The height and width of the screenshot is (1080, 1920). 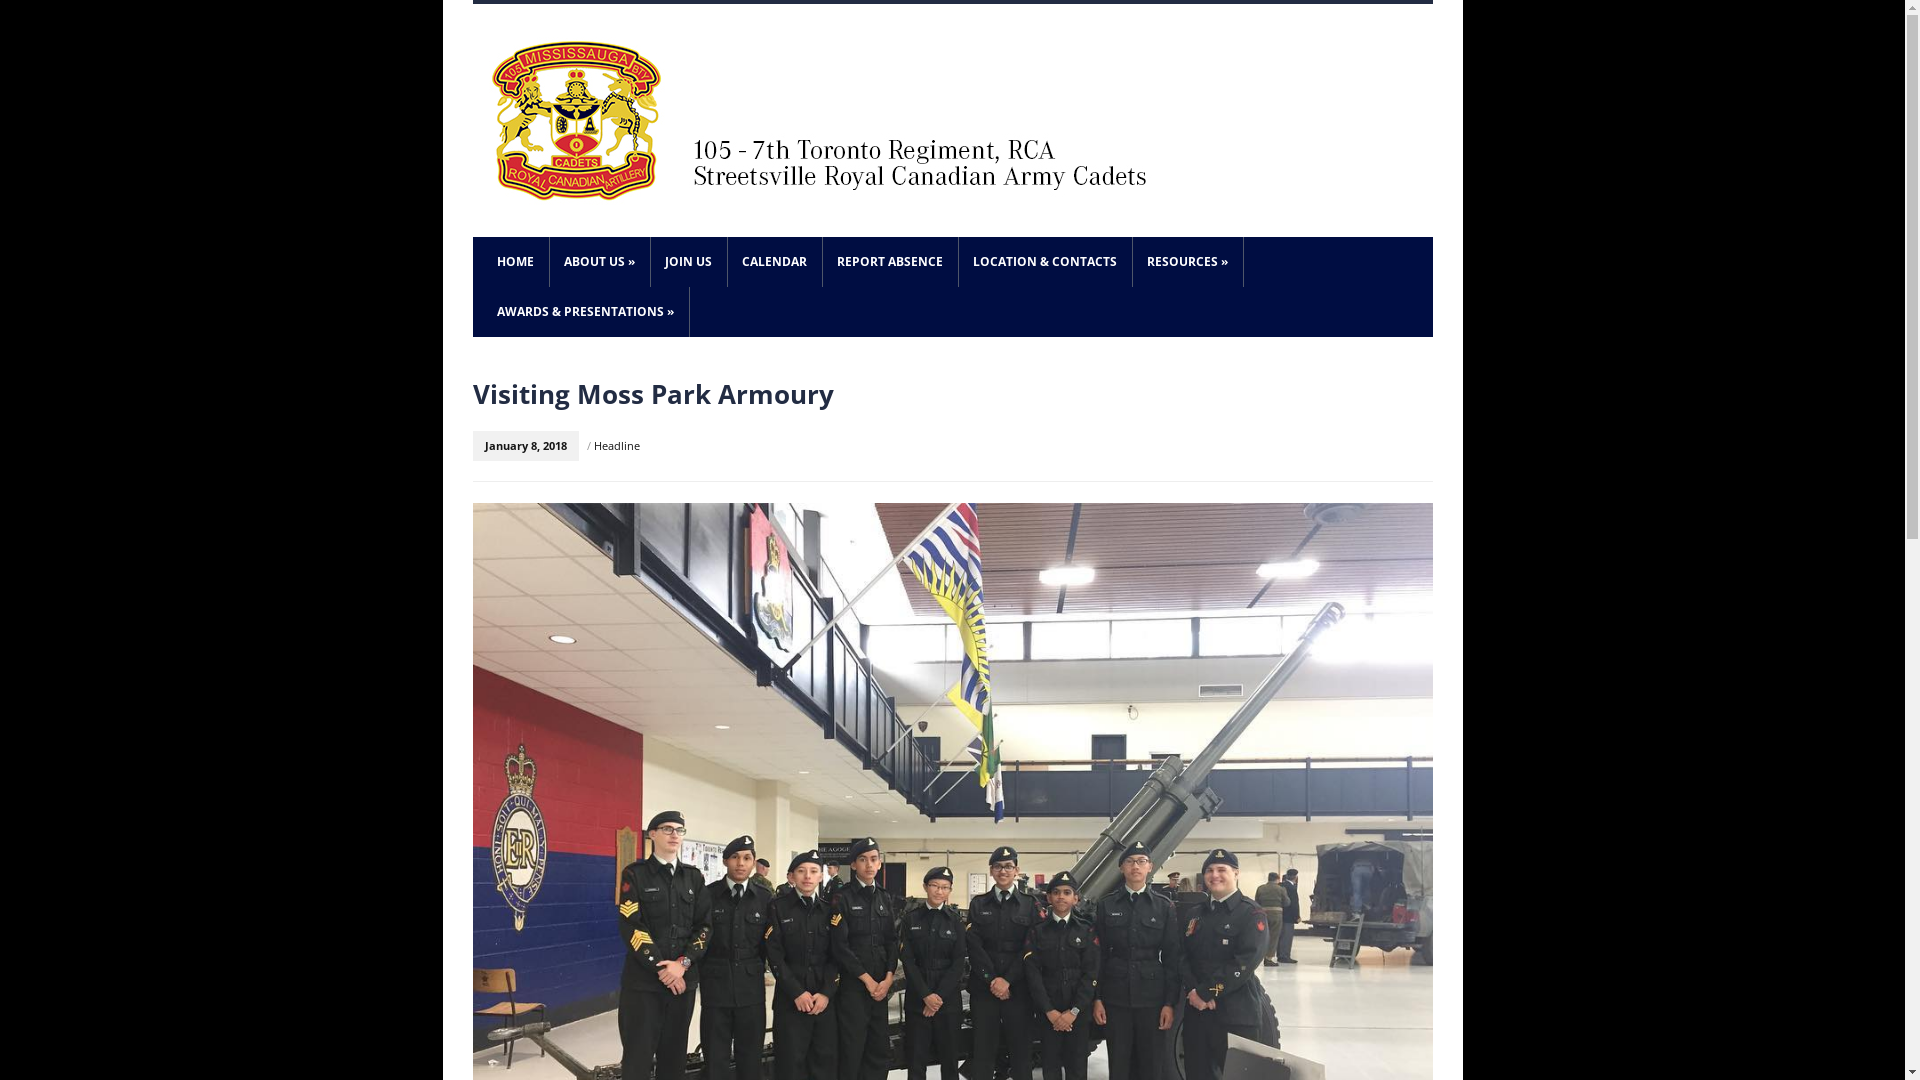 What do you see at coordinates (514, 261) in the screenshot?
I see `'HOME'` at bounding box center [514, 261].